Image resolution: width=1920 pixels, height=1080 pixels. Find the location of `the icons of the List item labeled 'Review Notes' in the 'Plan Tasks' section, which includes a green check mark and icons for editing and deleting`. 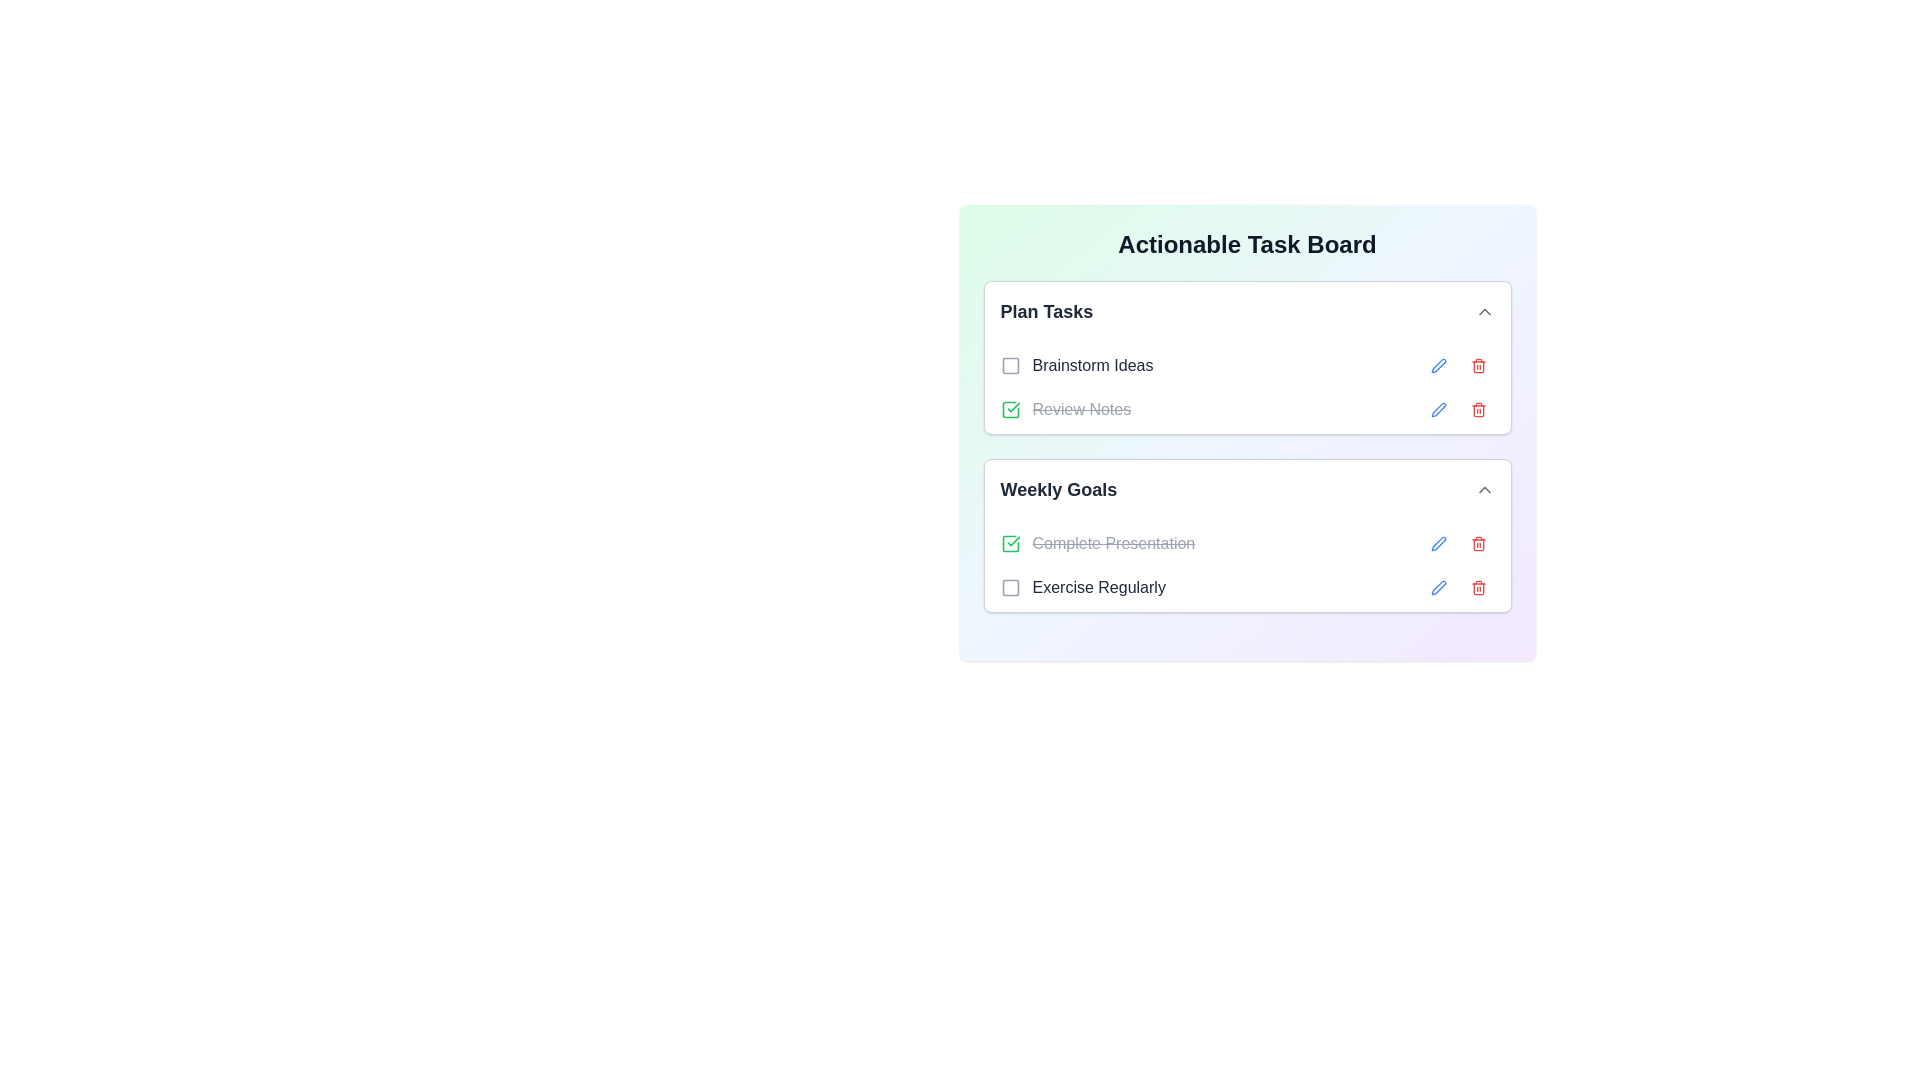

the icons of the List item labeled 'Review Notes' in the 'Plan Tasks' section, which includes a green check mark and icons for editing and deleting is located at coordinates (1246, 408).